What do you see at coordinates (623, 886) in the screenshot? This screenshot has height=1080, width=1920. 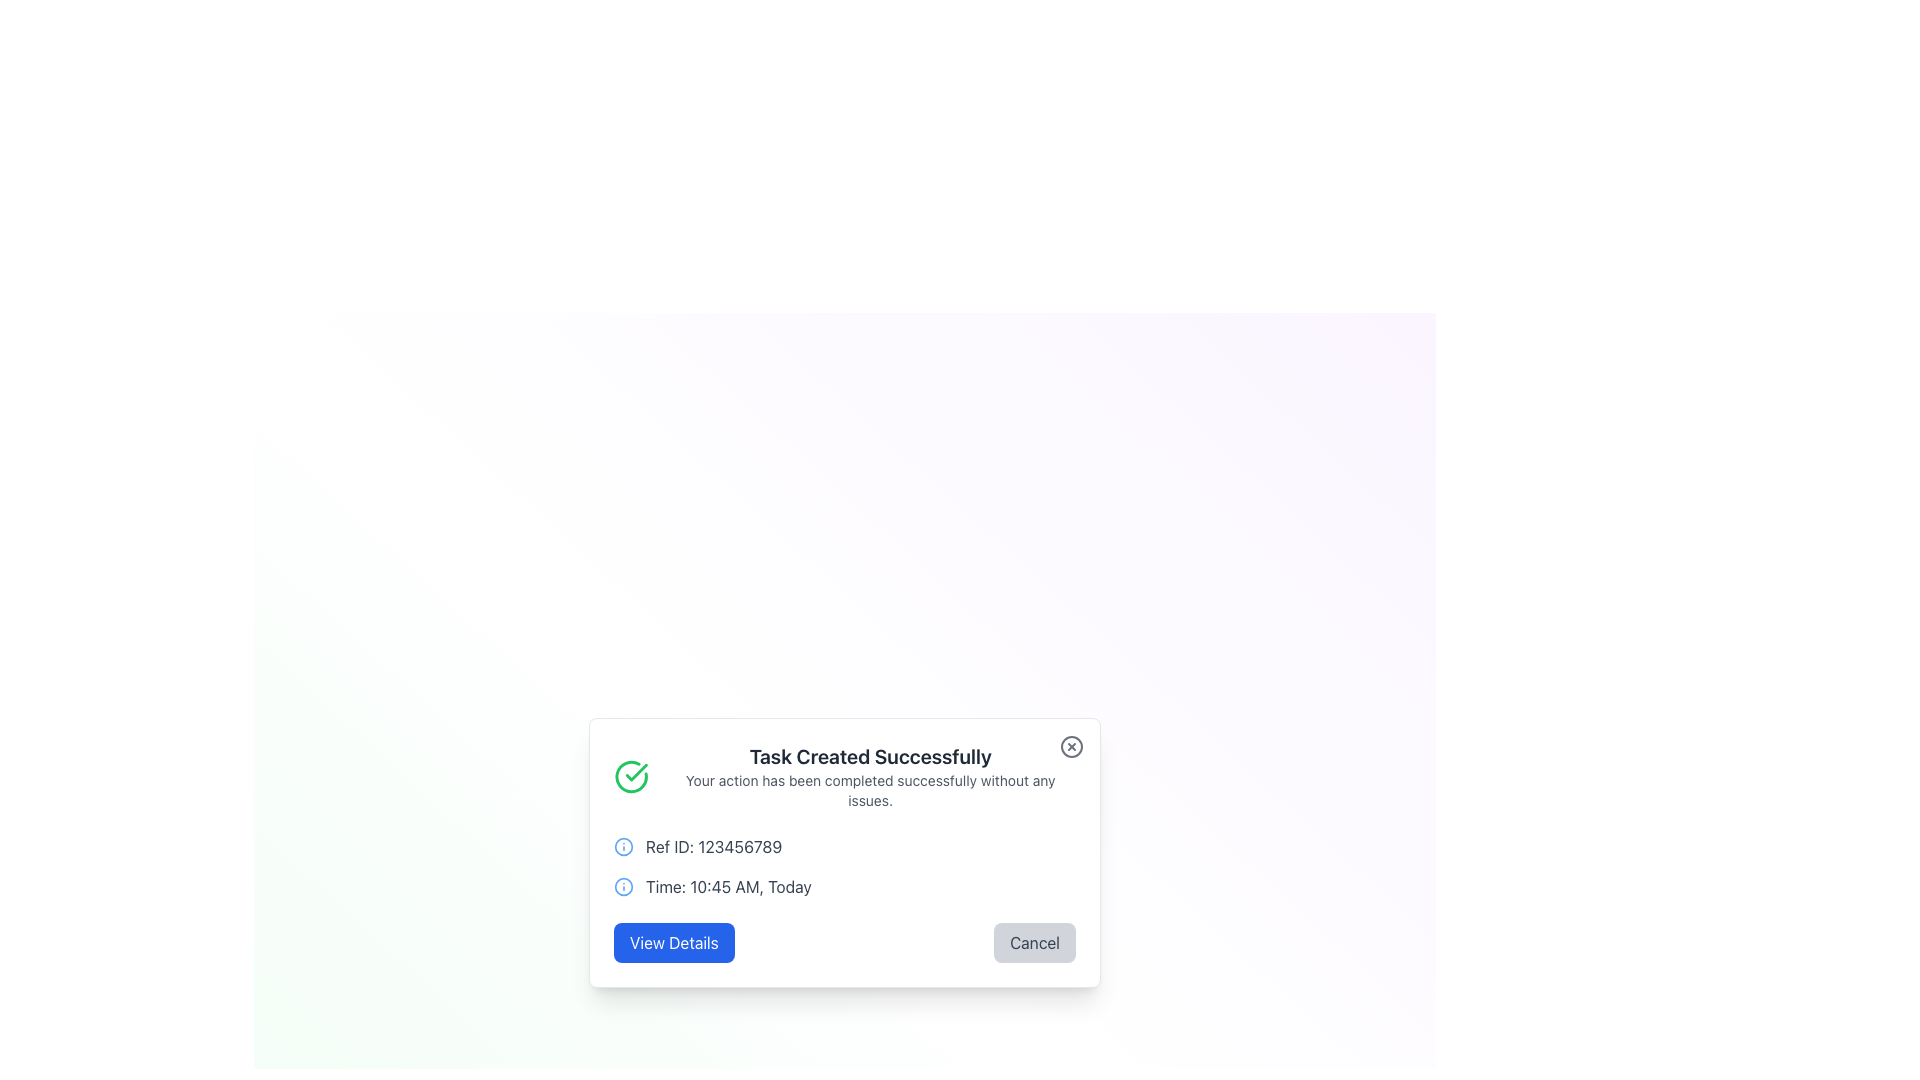 I see `the Informational Icon located to the left of the text label 'Time: 10:45 AM, Today' in the notification box` at bounding box center [623, 886].